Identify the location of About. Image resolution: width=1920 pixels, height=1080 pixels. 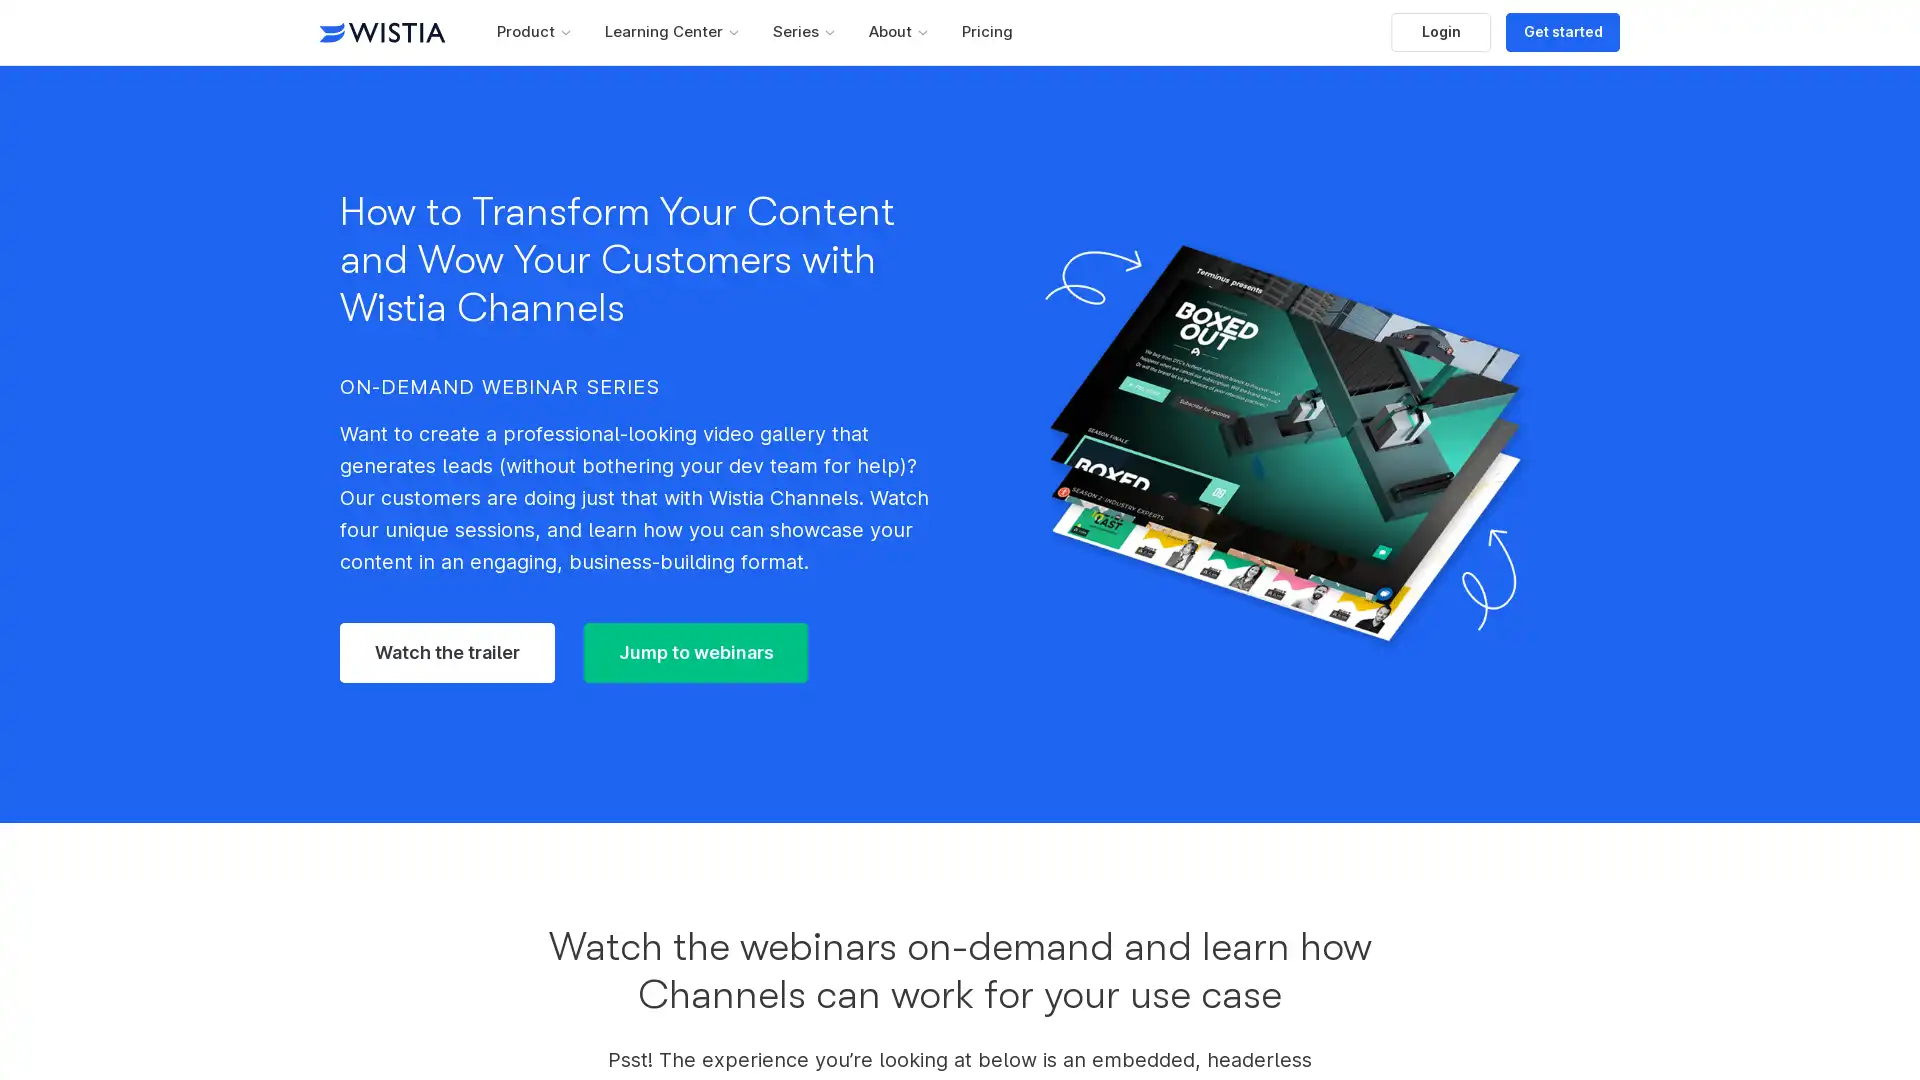
(896, 32).